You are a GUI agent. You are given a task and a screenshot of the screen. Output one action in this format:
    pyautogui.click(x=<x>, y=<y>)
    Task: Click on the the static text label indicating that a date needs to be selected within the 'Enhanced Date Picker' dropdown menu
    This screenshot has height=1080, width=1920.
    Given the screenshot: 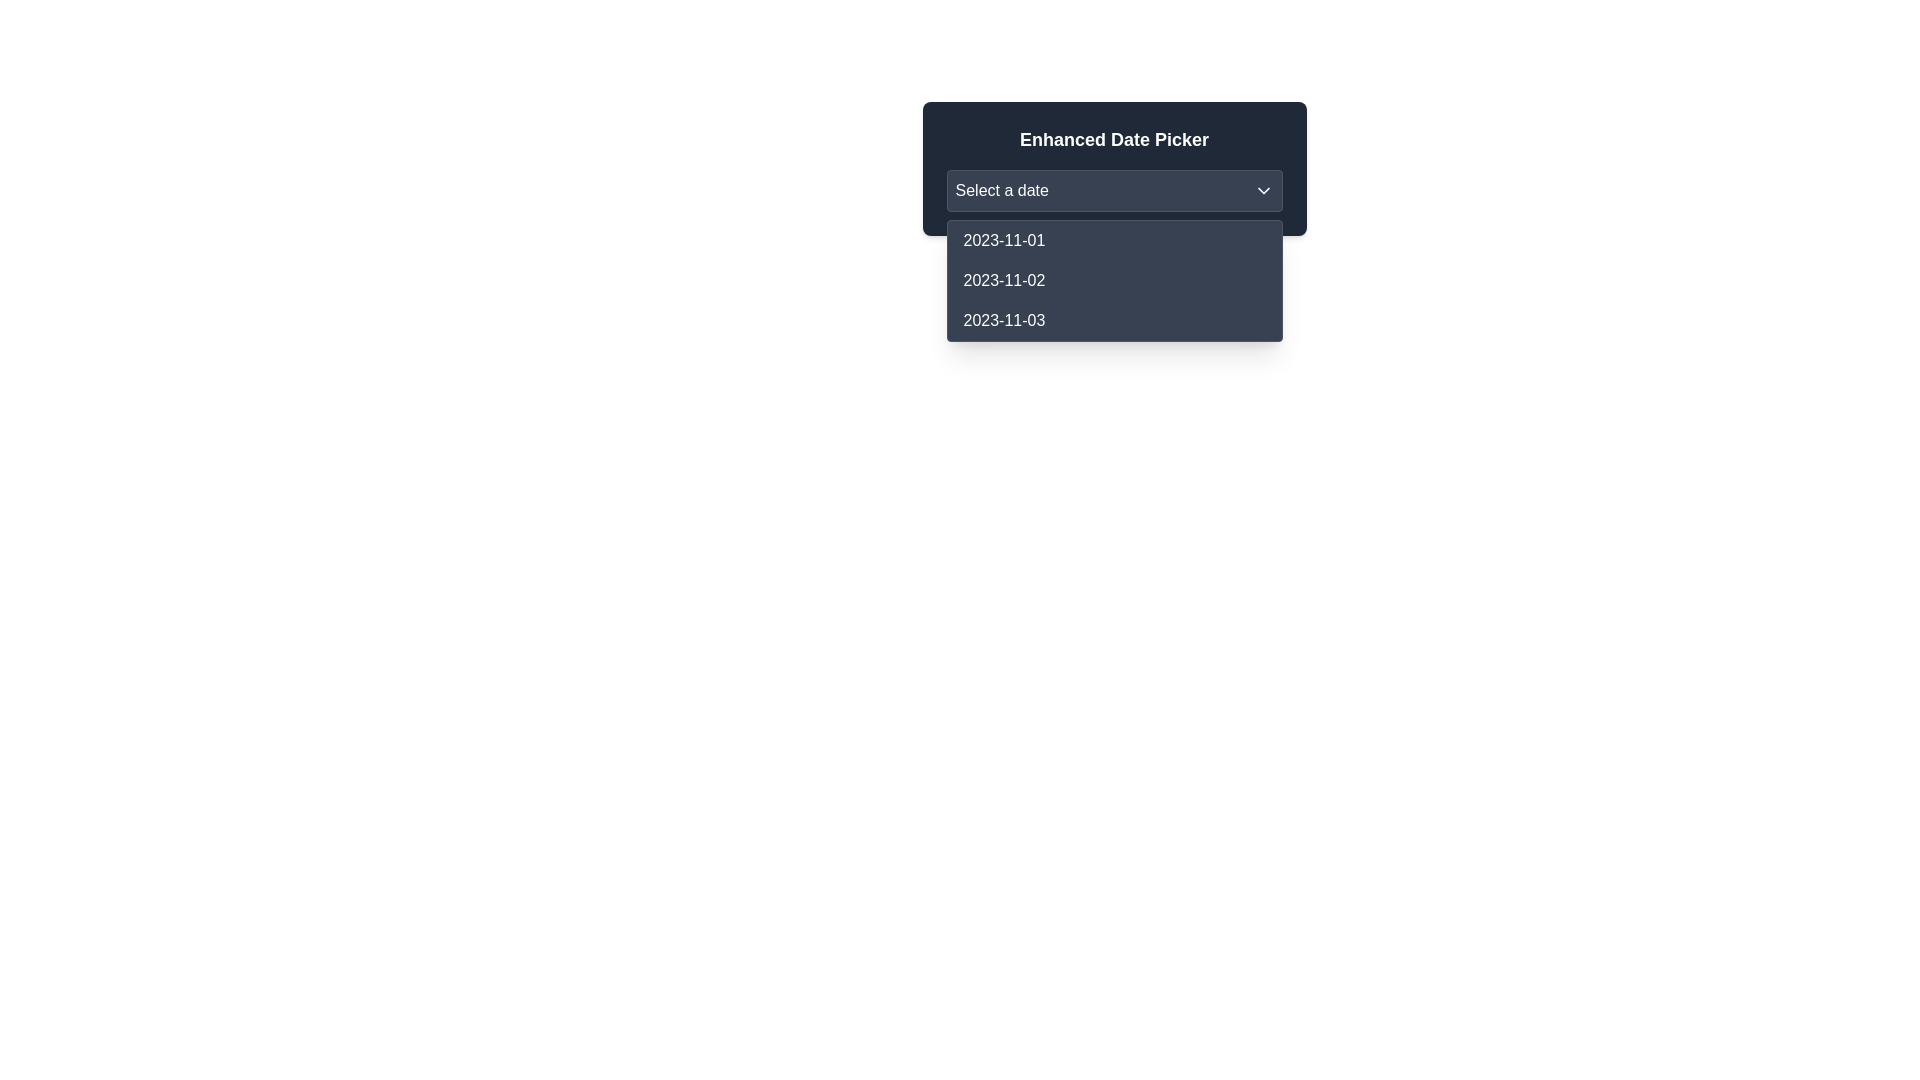 What is the action you would take?
    pyautogui.click(x=1002, y=191)
    